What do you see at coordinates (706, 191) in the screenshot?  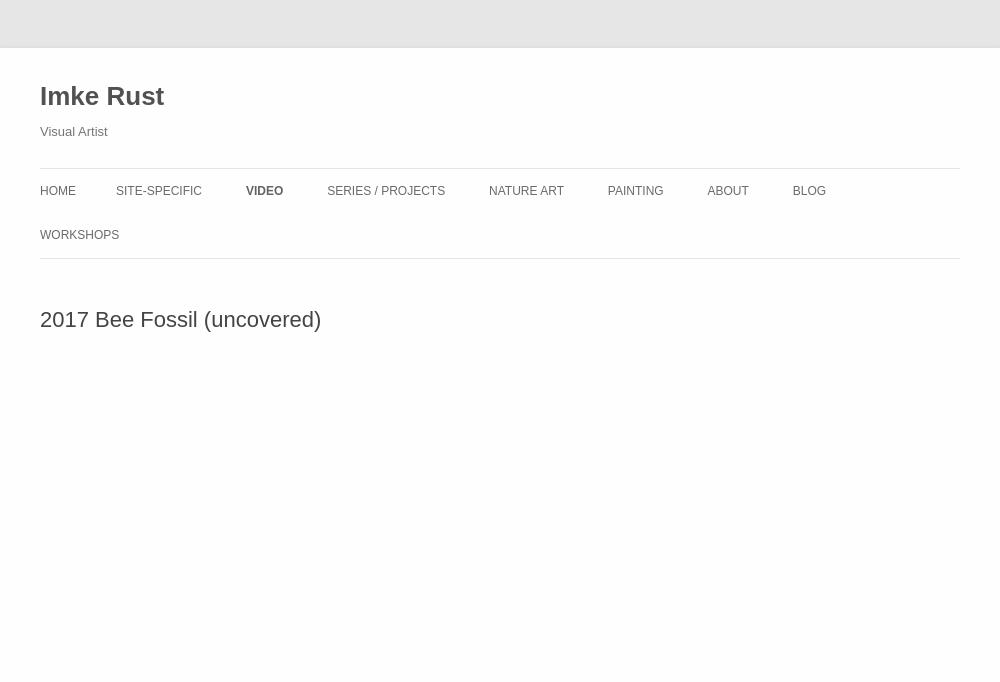 I see `'About'` at bounding box center [706, 191].